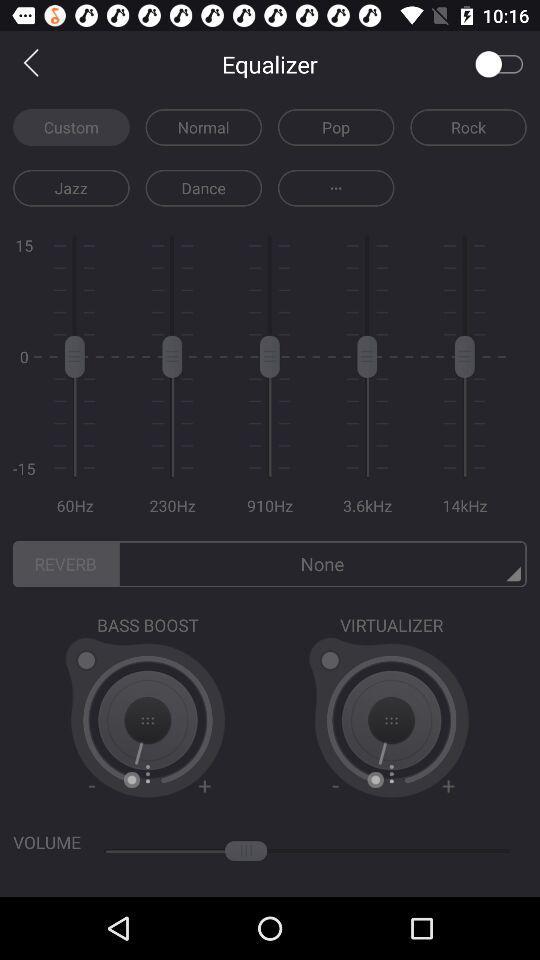 The width and height of the screenshot is (540, 960). Describe the element at coordinates (31, 68) in the screenshot. I see `the arrow_backward icon` at that location.